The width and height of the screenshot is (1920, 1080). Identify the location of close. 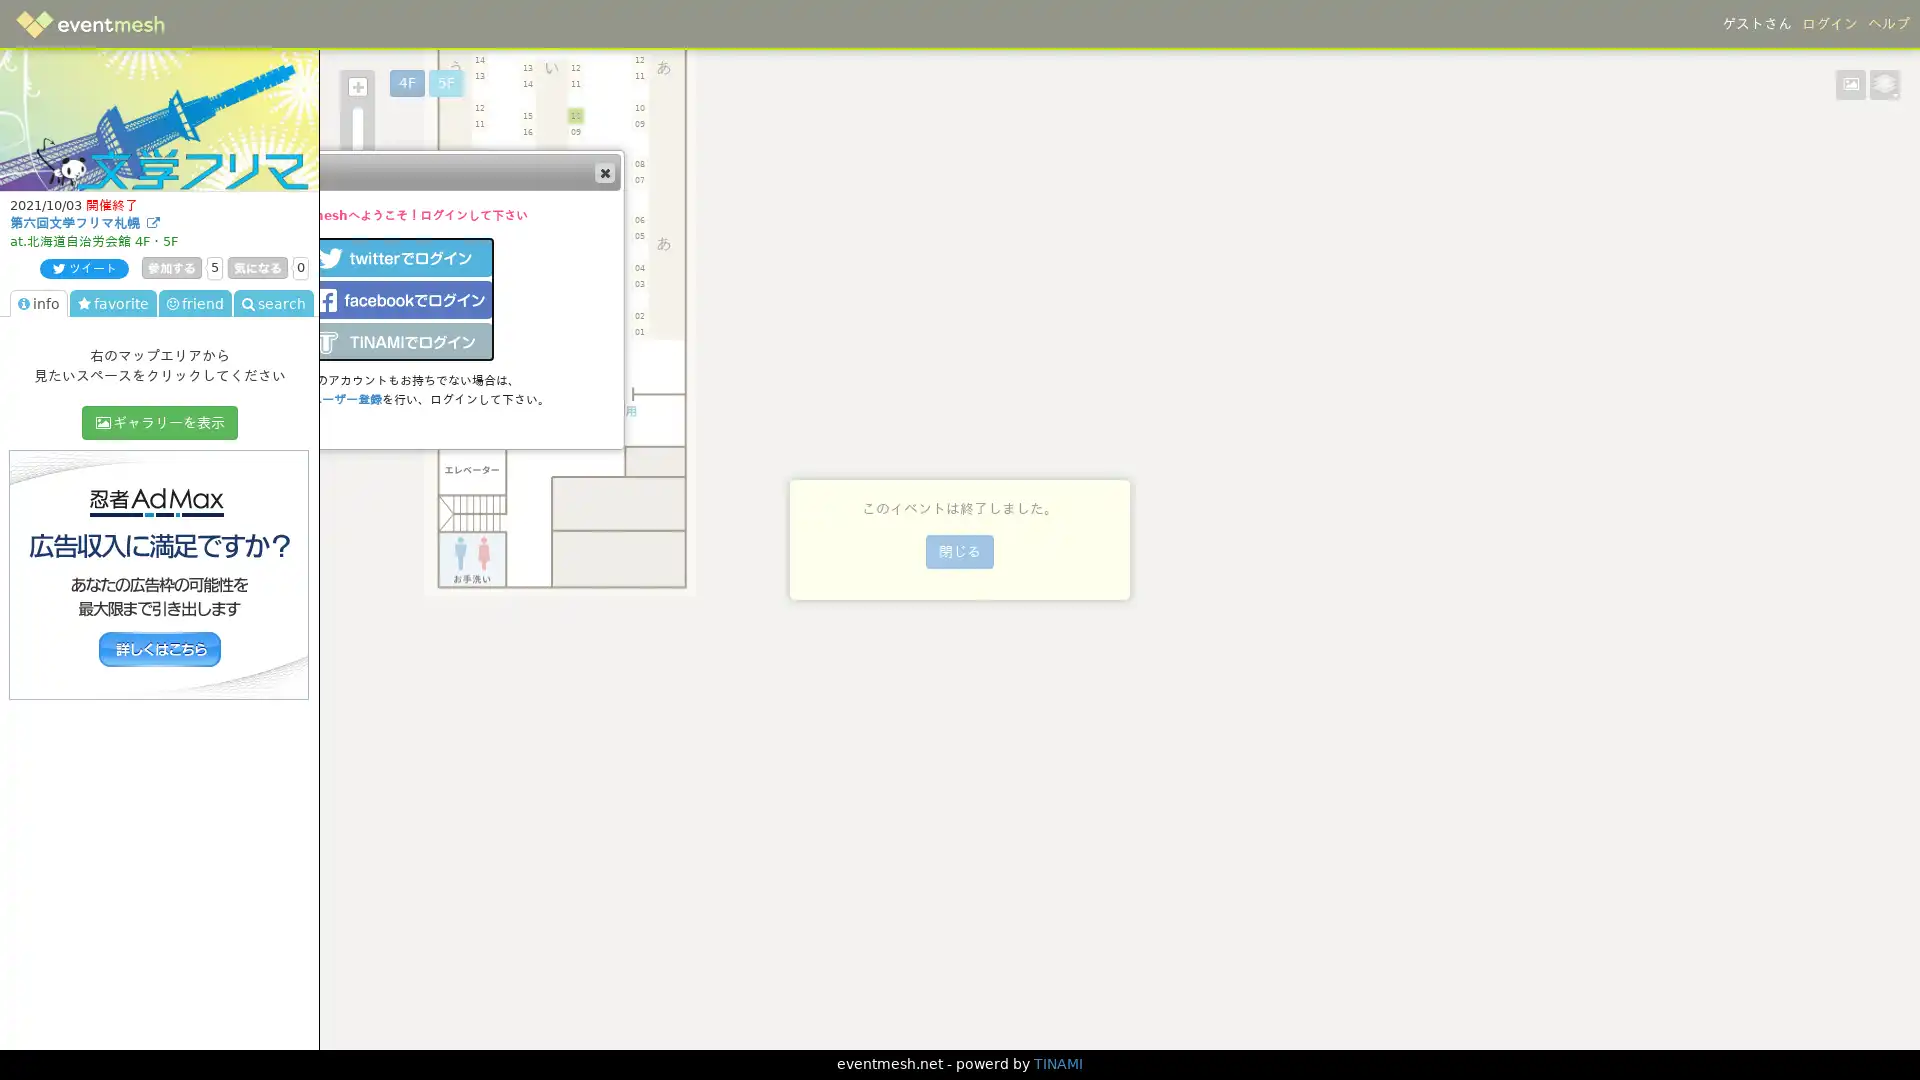
(603, 171).